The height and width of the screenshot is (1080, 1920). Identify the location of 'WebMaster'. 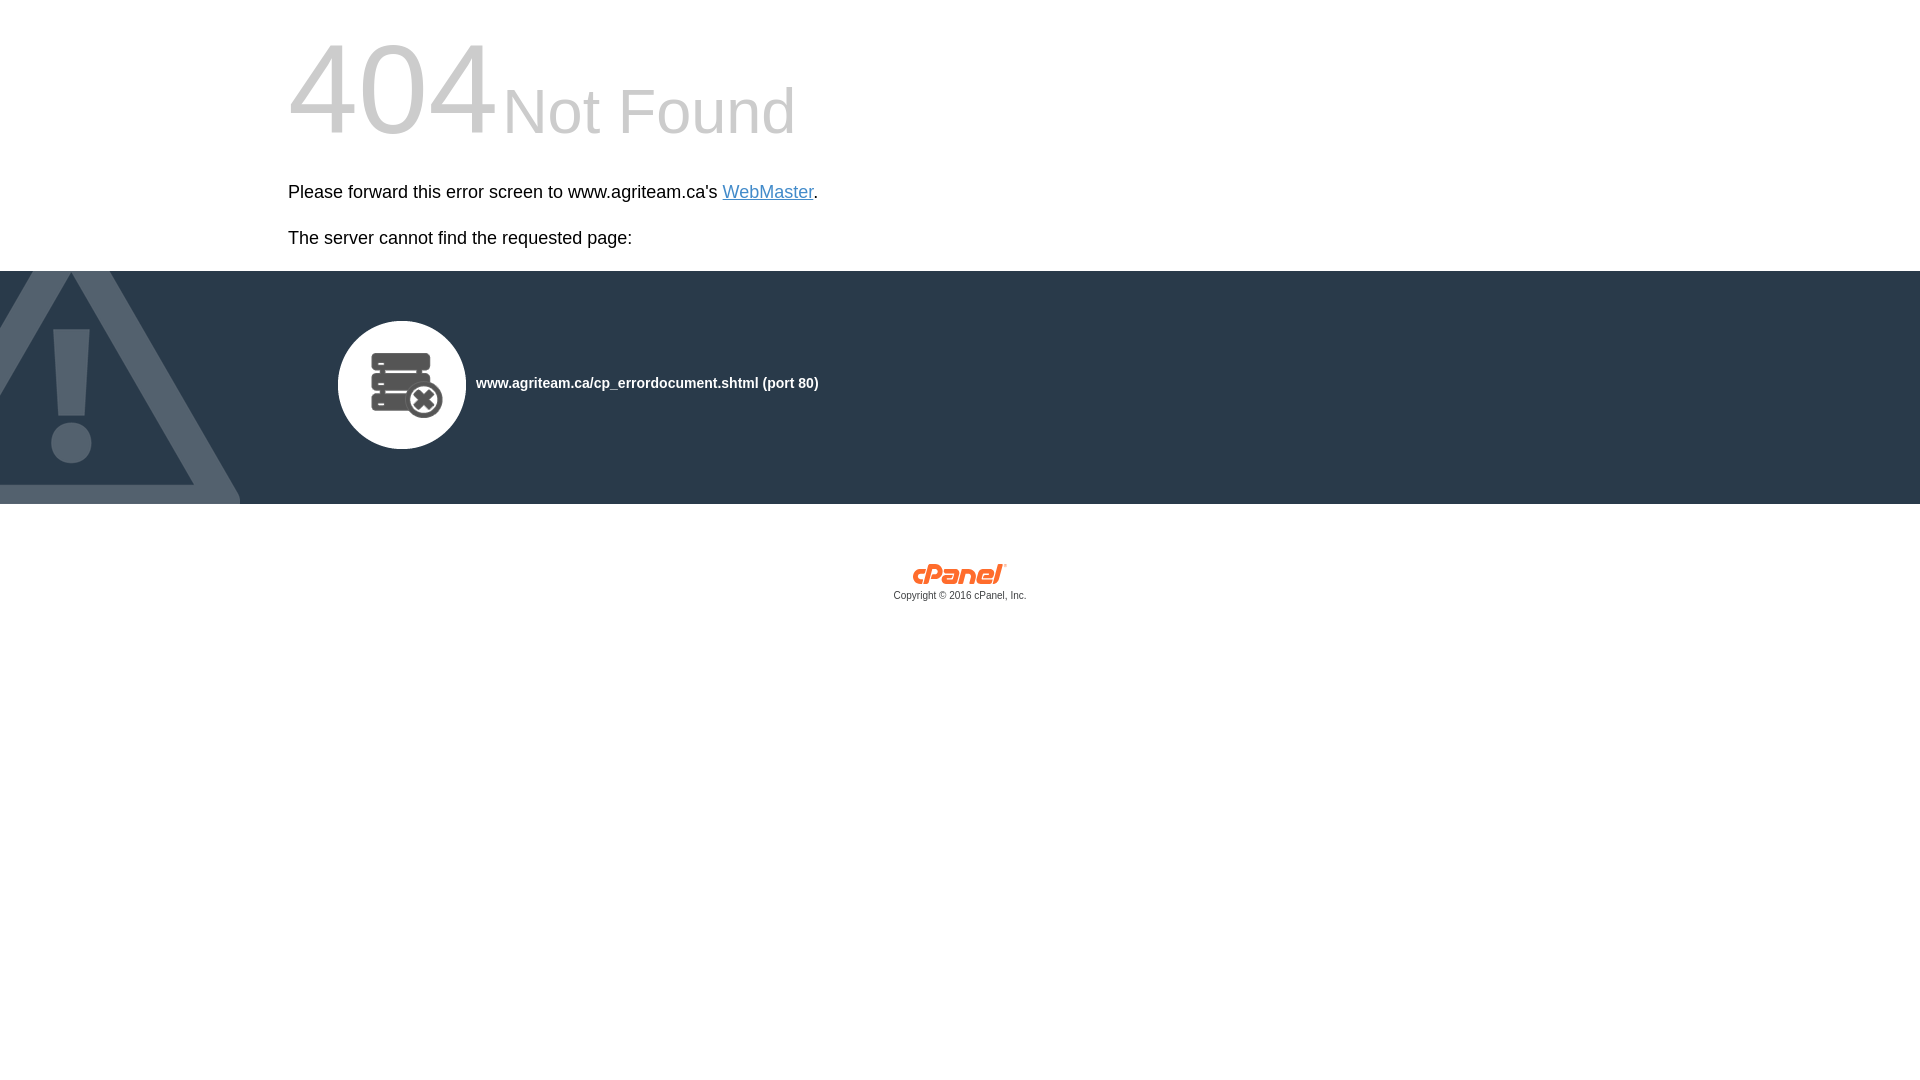
(767, 192).